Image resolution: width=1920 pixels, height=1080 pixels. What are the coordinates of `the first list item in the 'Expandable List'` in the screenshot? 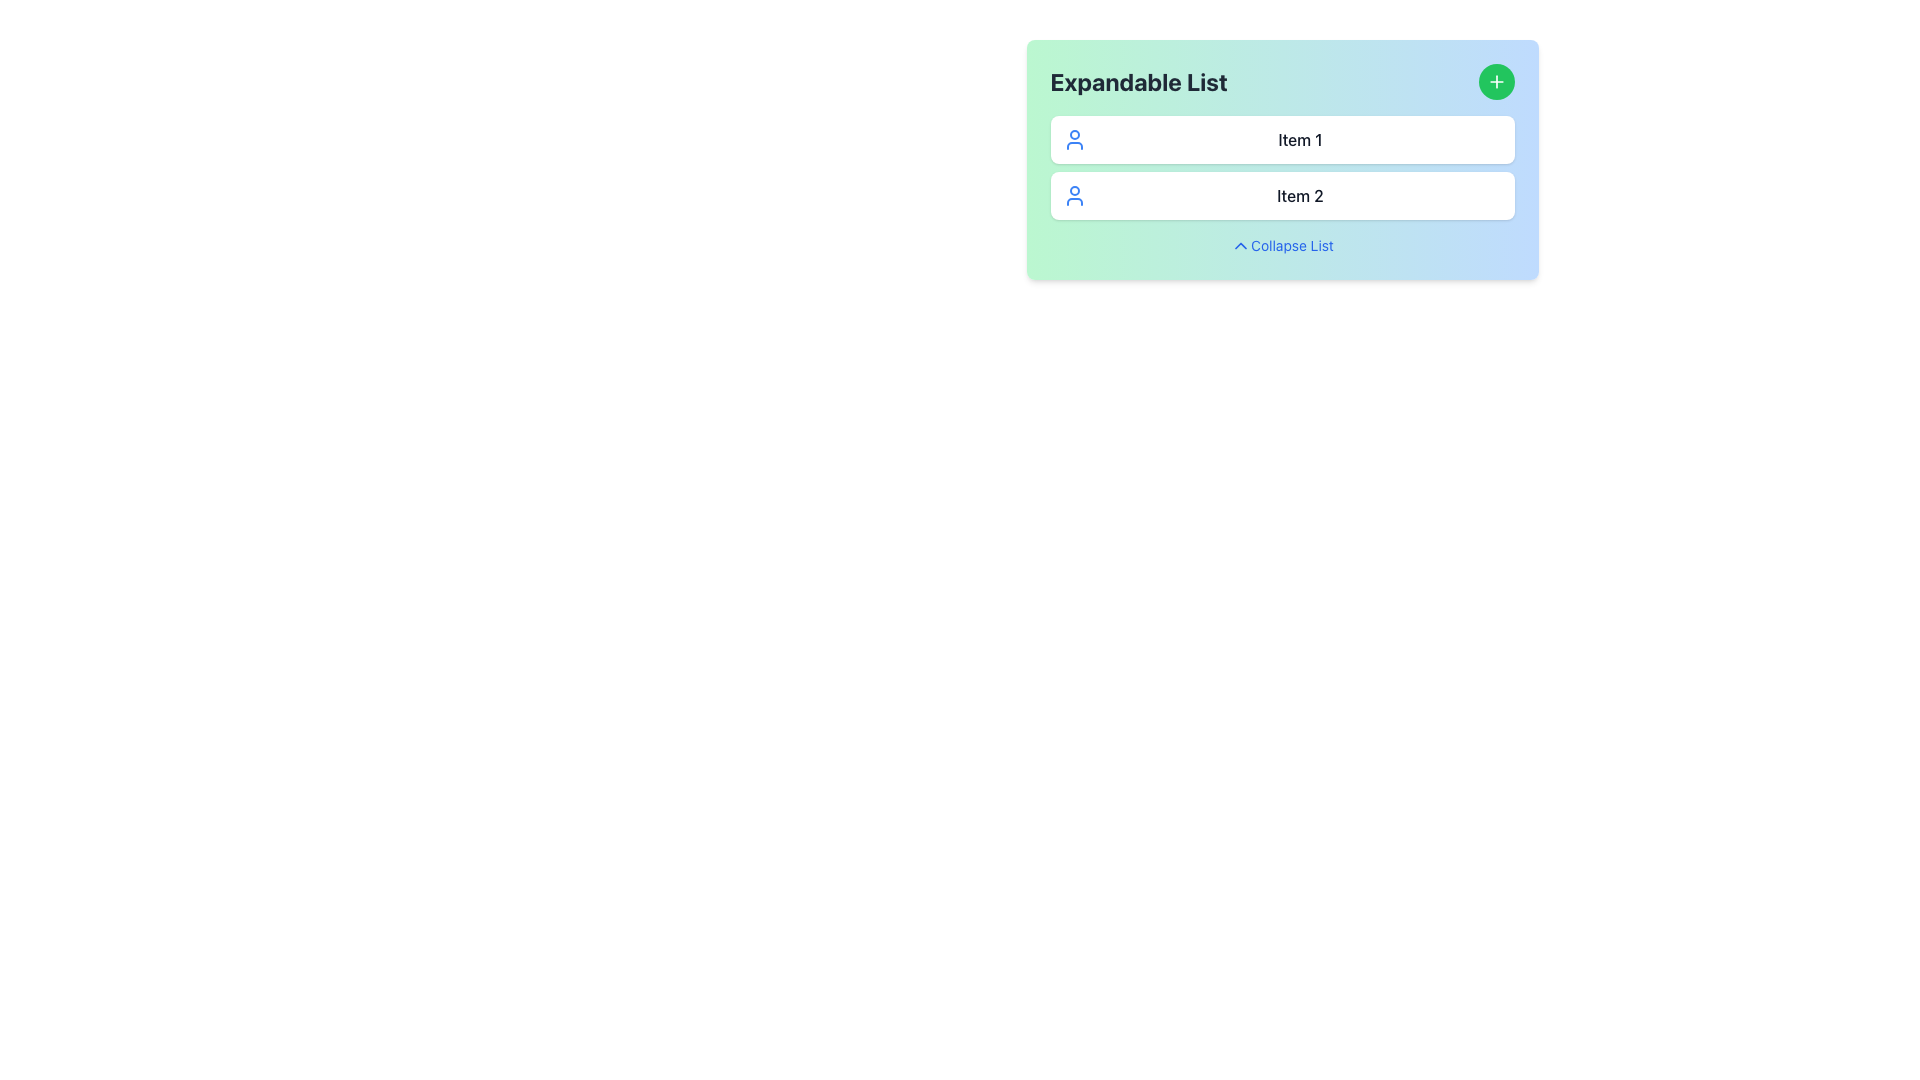 It's located at (1282, 138).